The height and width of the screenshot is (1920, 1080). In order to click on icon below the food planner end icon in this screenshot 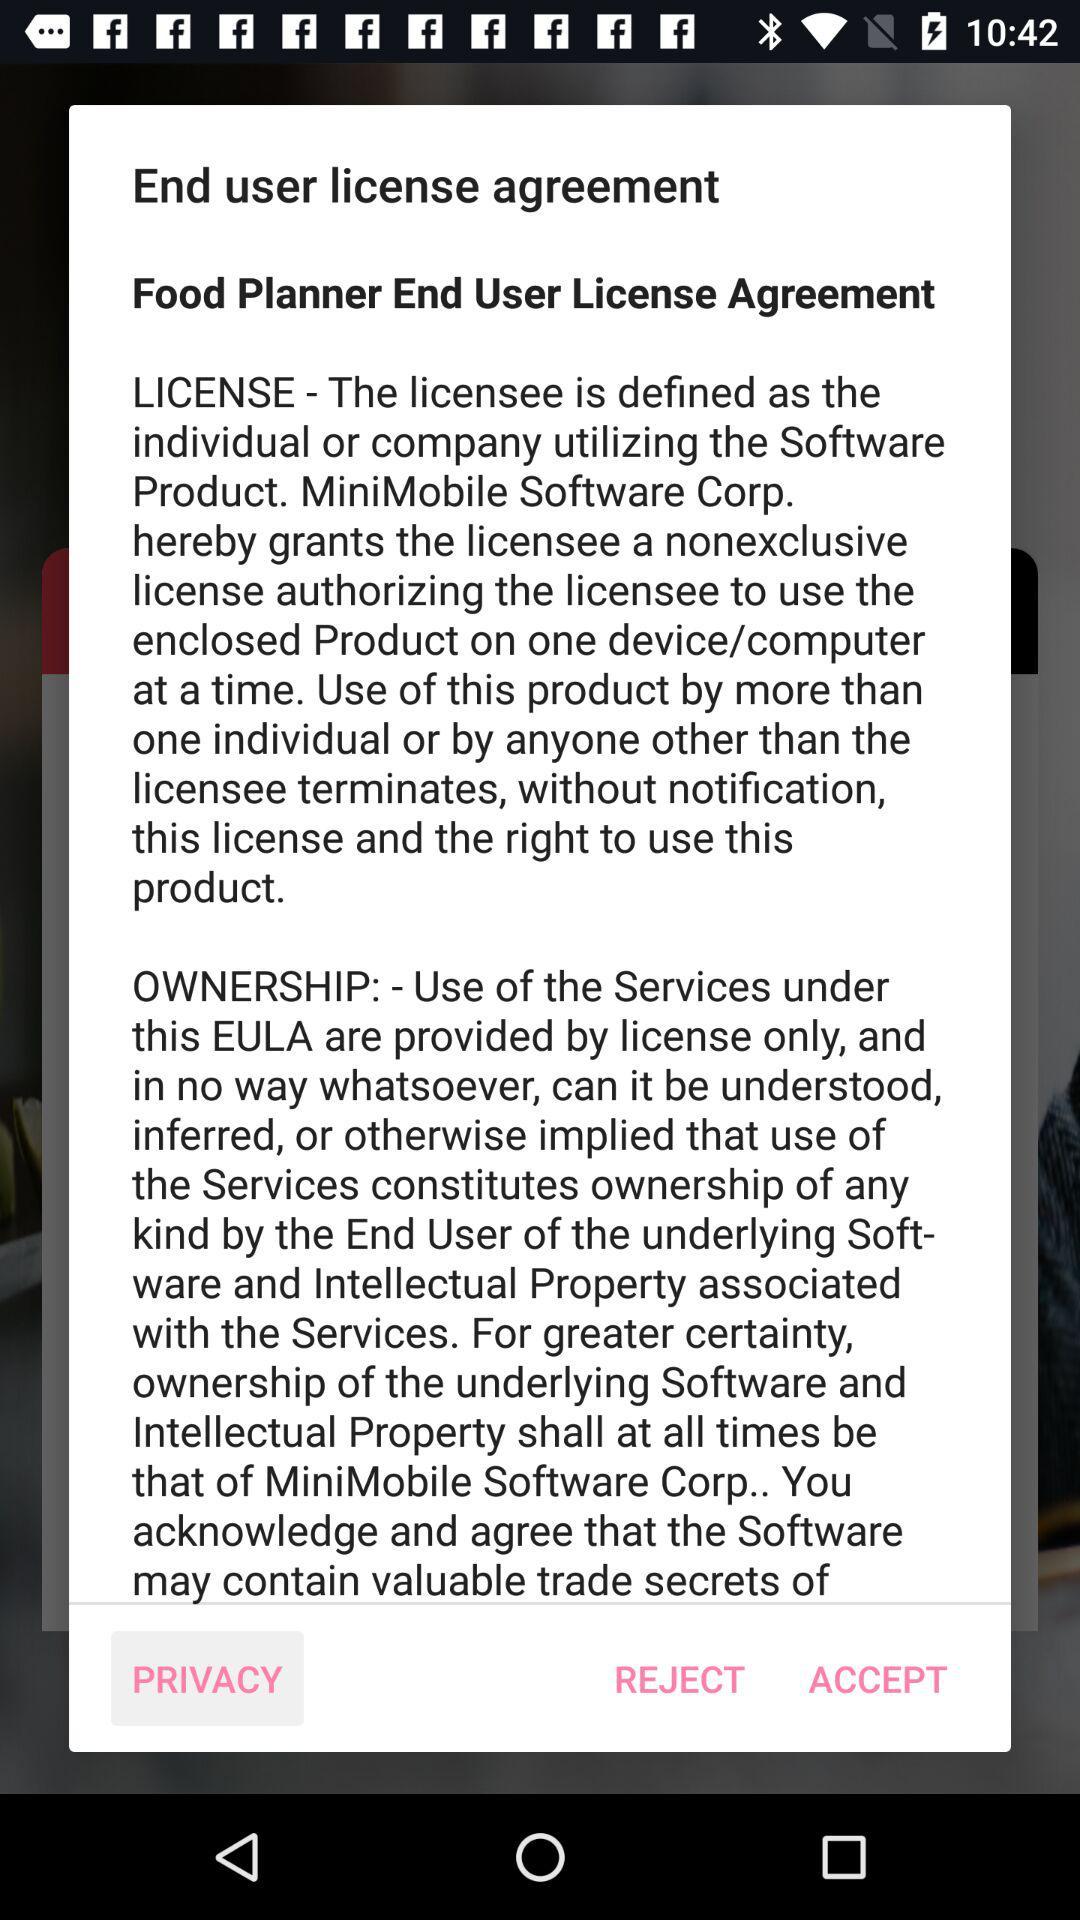, I will do `click(207, 1678)`.